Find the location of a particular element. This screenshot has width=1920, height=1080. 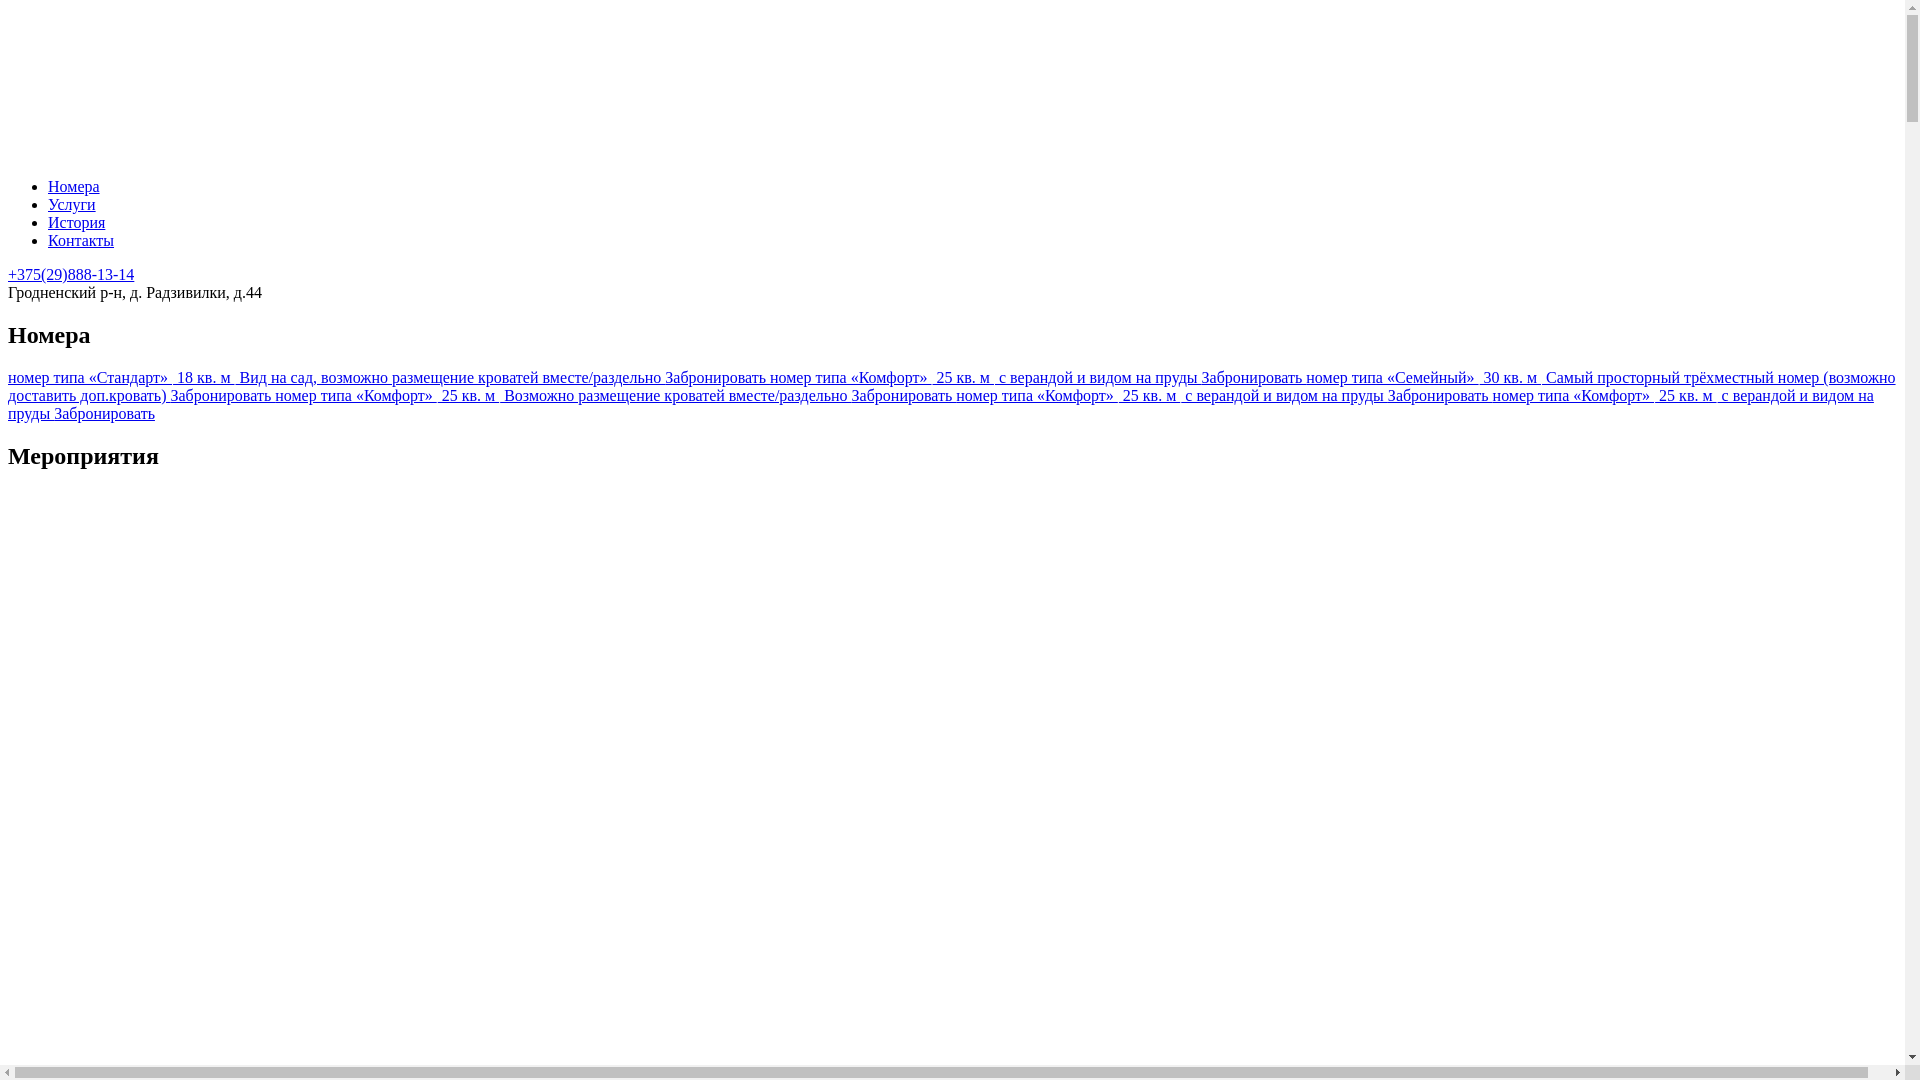

'+375(29)888-13-14' is located at coordinates (8, 274).